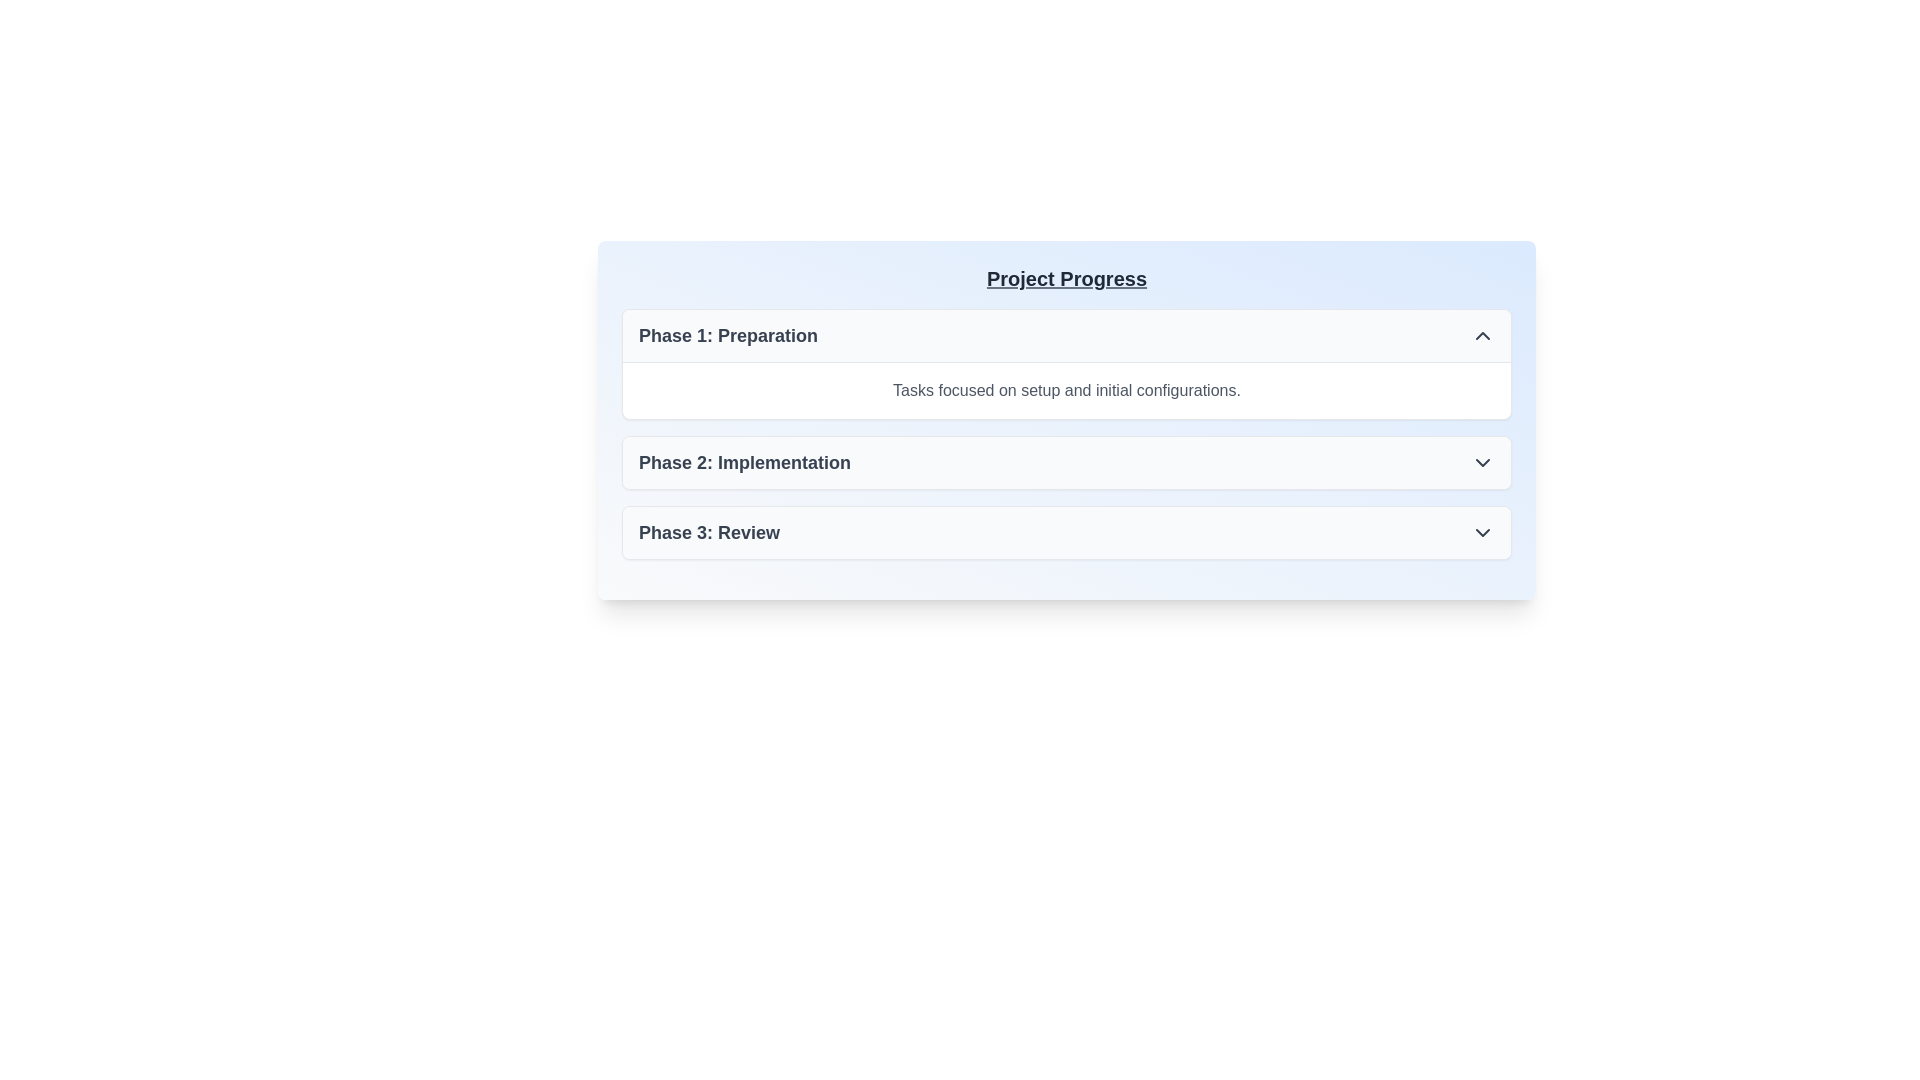 The image size is (1920, 1080). Describe the element at coordinates (1483, 334) in the screenshot. I see `the Chevron icon (SVG) located on the far right of the row labeled 'Phase 1: Preparation'` at that location.